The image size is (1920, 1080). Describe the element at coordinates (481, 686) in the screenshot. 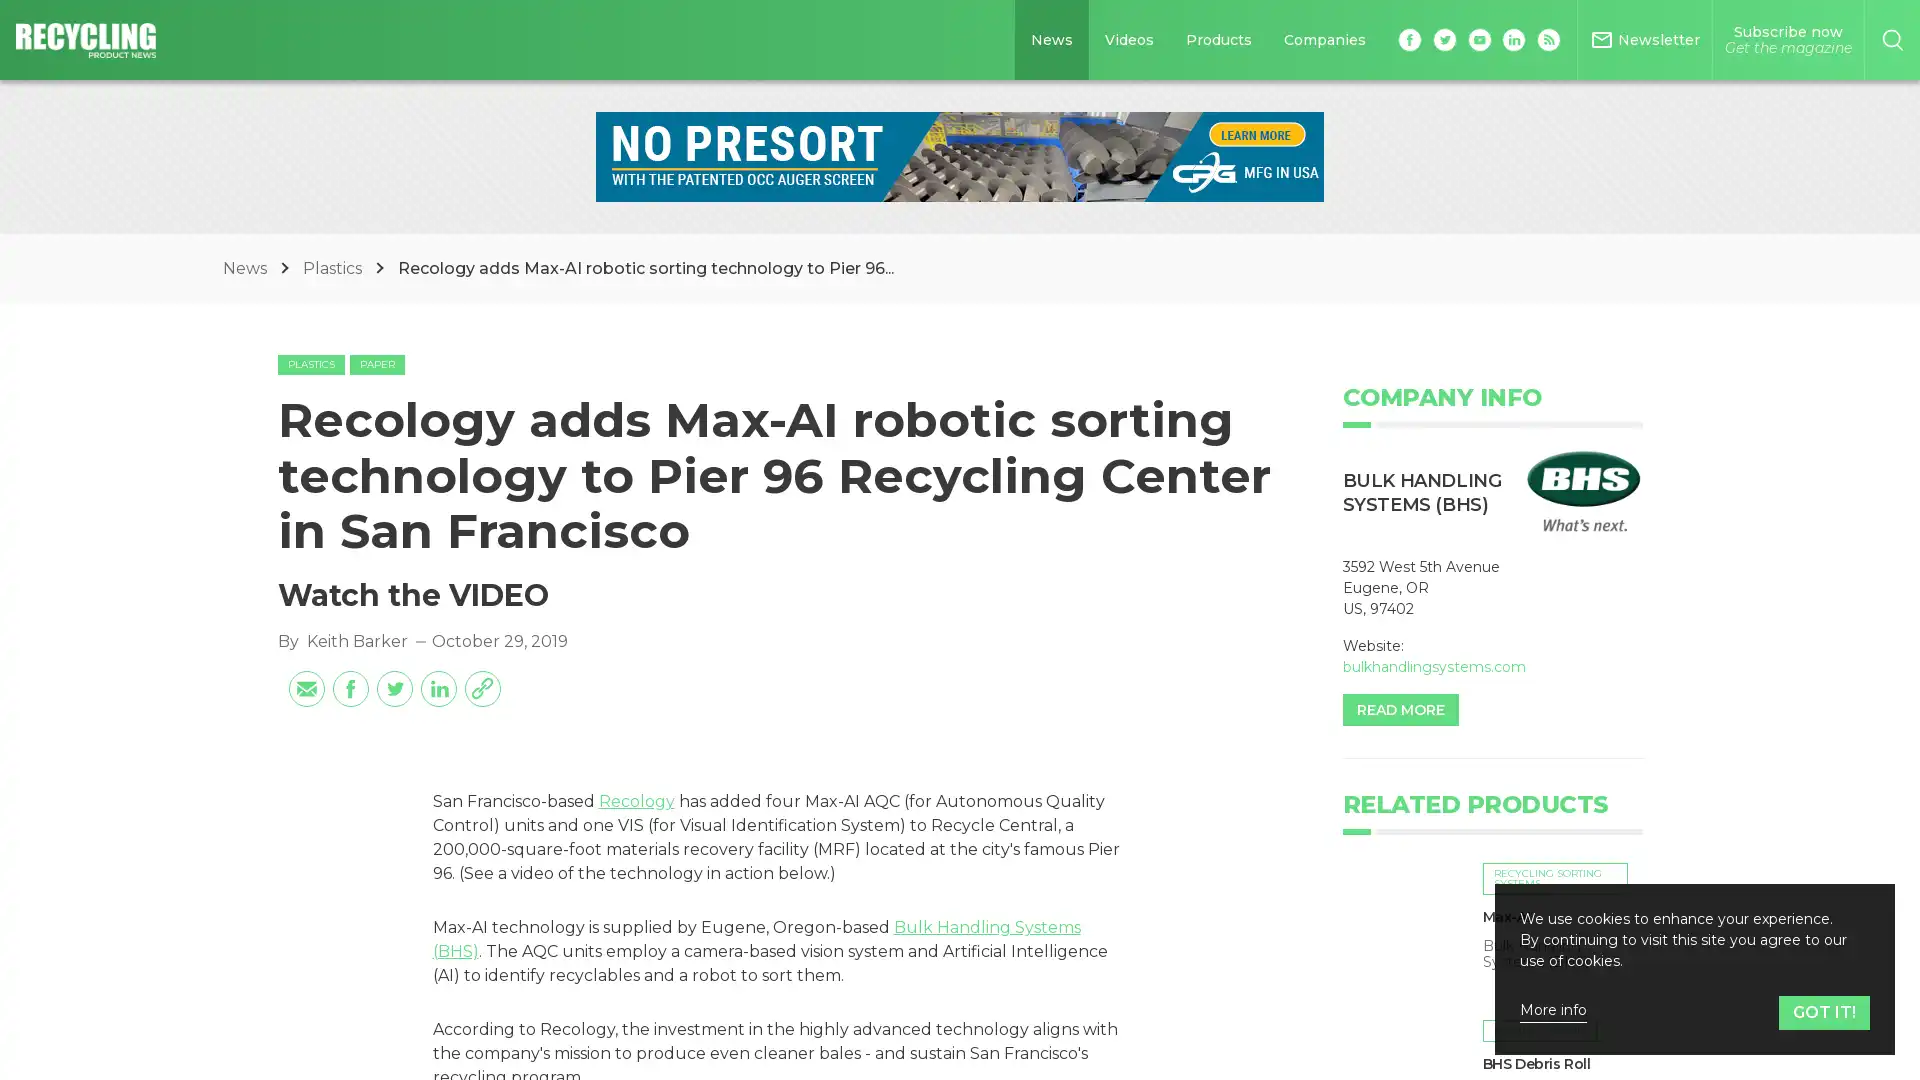

I see `Copy the link` at that location.